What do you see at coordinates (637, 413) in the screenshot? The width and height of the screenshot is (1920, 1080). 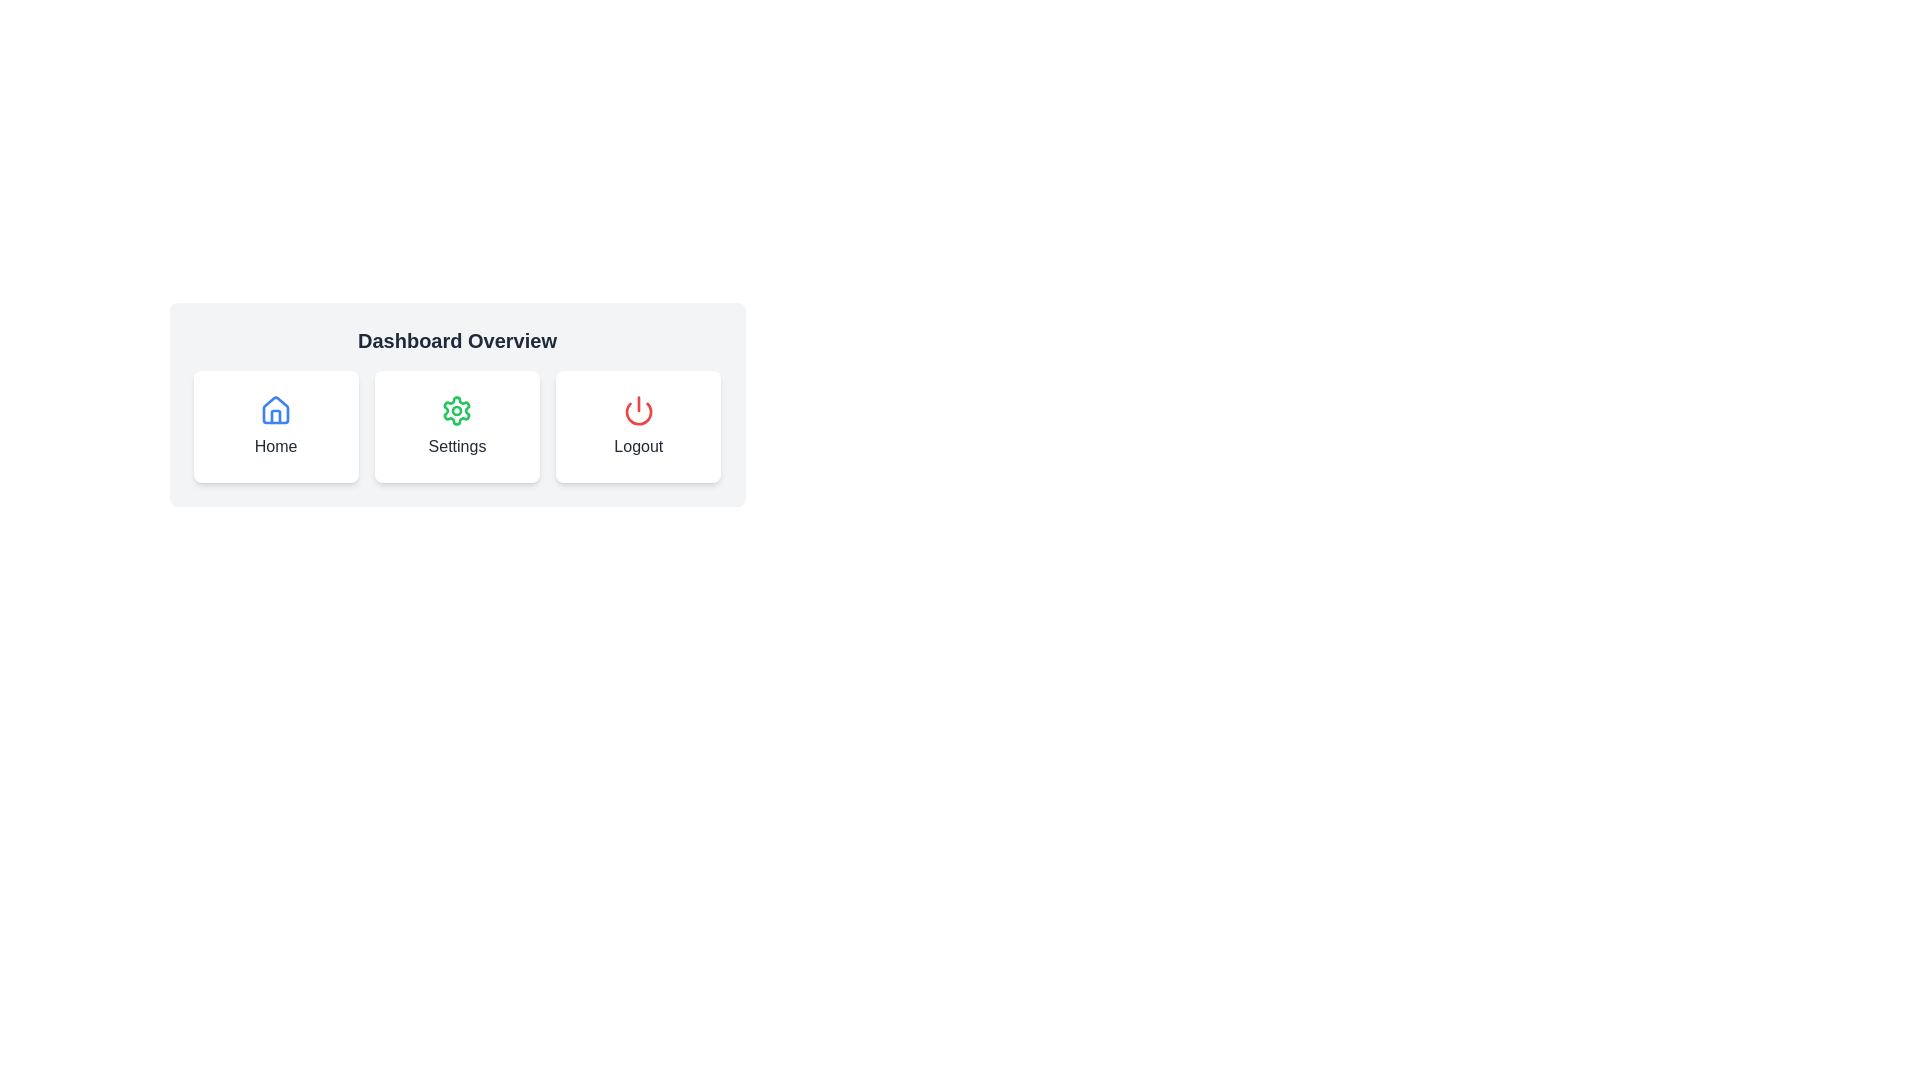 I see `the red circular arc of the power symbol SVG icon located in the 'Logout' section` at bounding box center [637, 413].